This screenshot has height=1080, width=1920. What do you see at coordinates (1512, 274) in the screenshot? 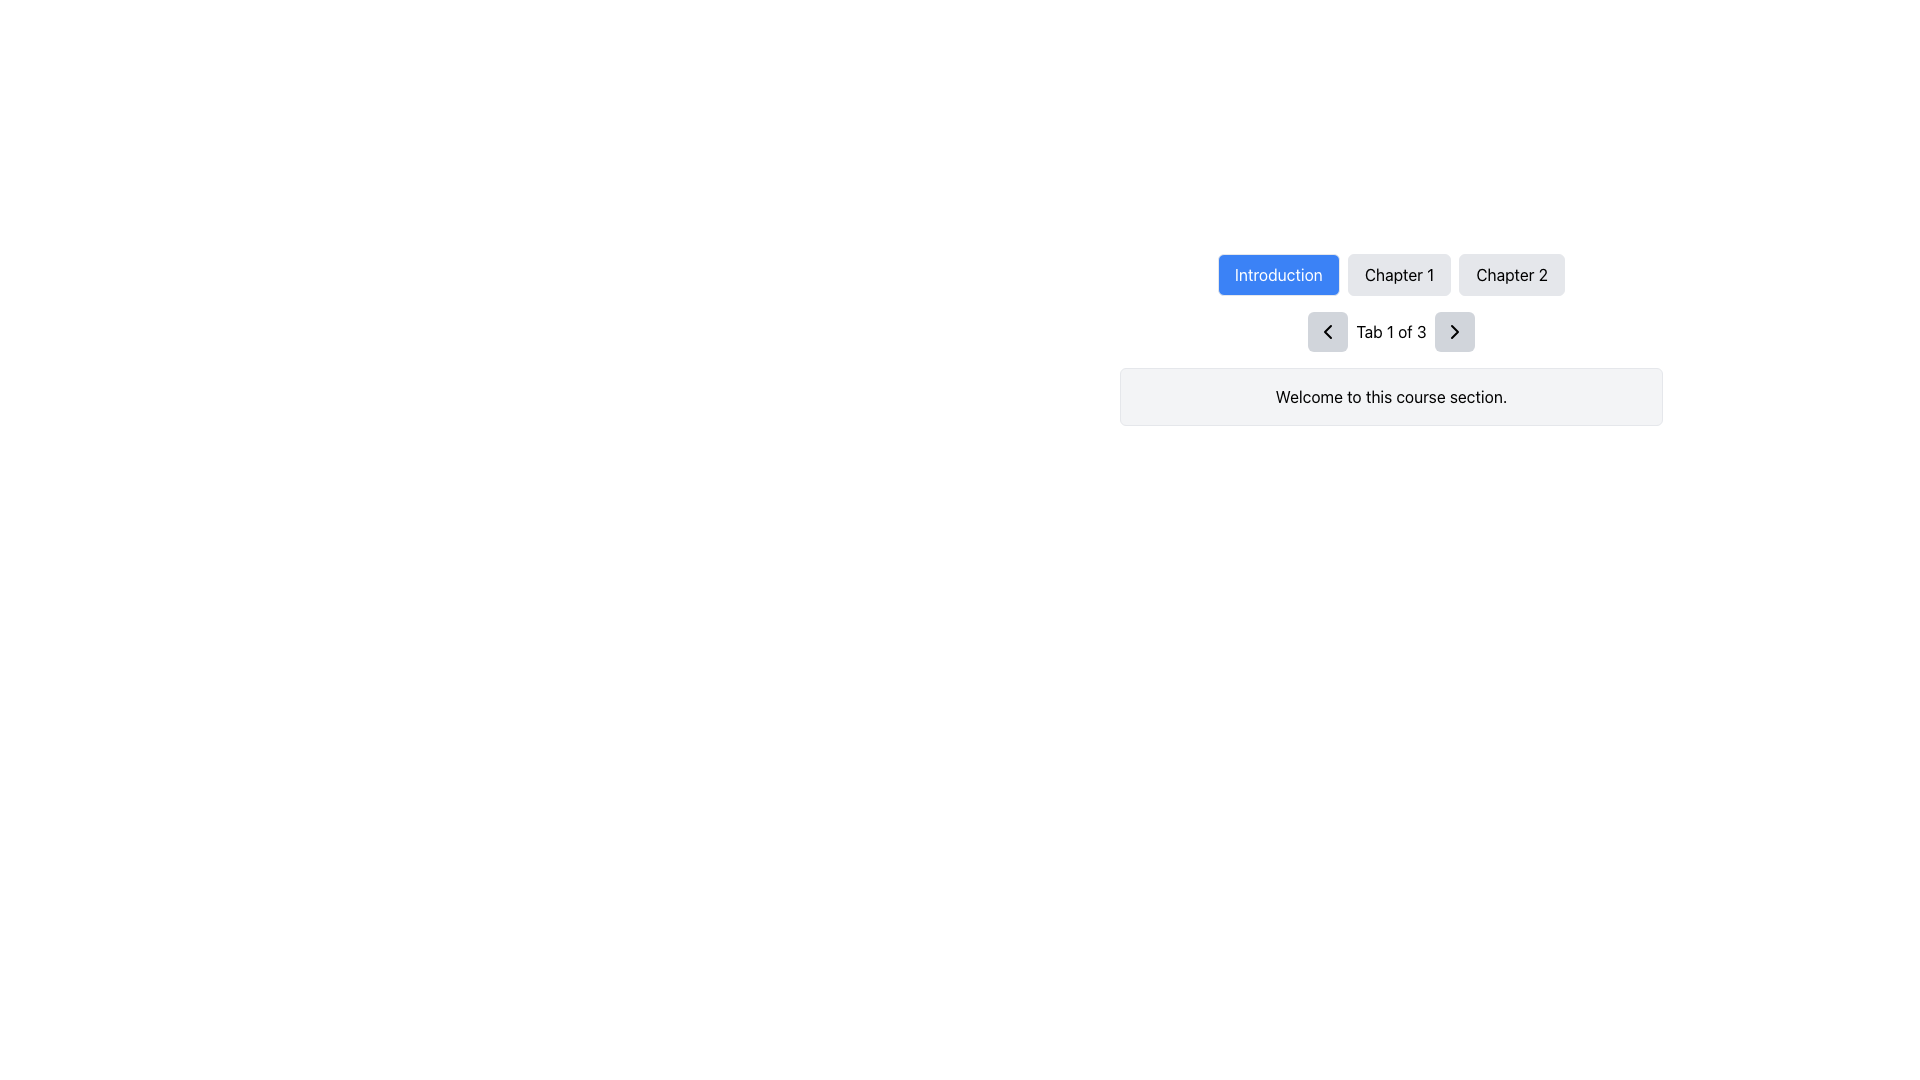
I see `the button labeled 'Chapter 2', which is the rightmost button in a sequence of three buttons` at bounding box center [1512, 274].